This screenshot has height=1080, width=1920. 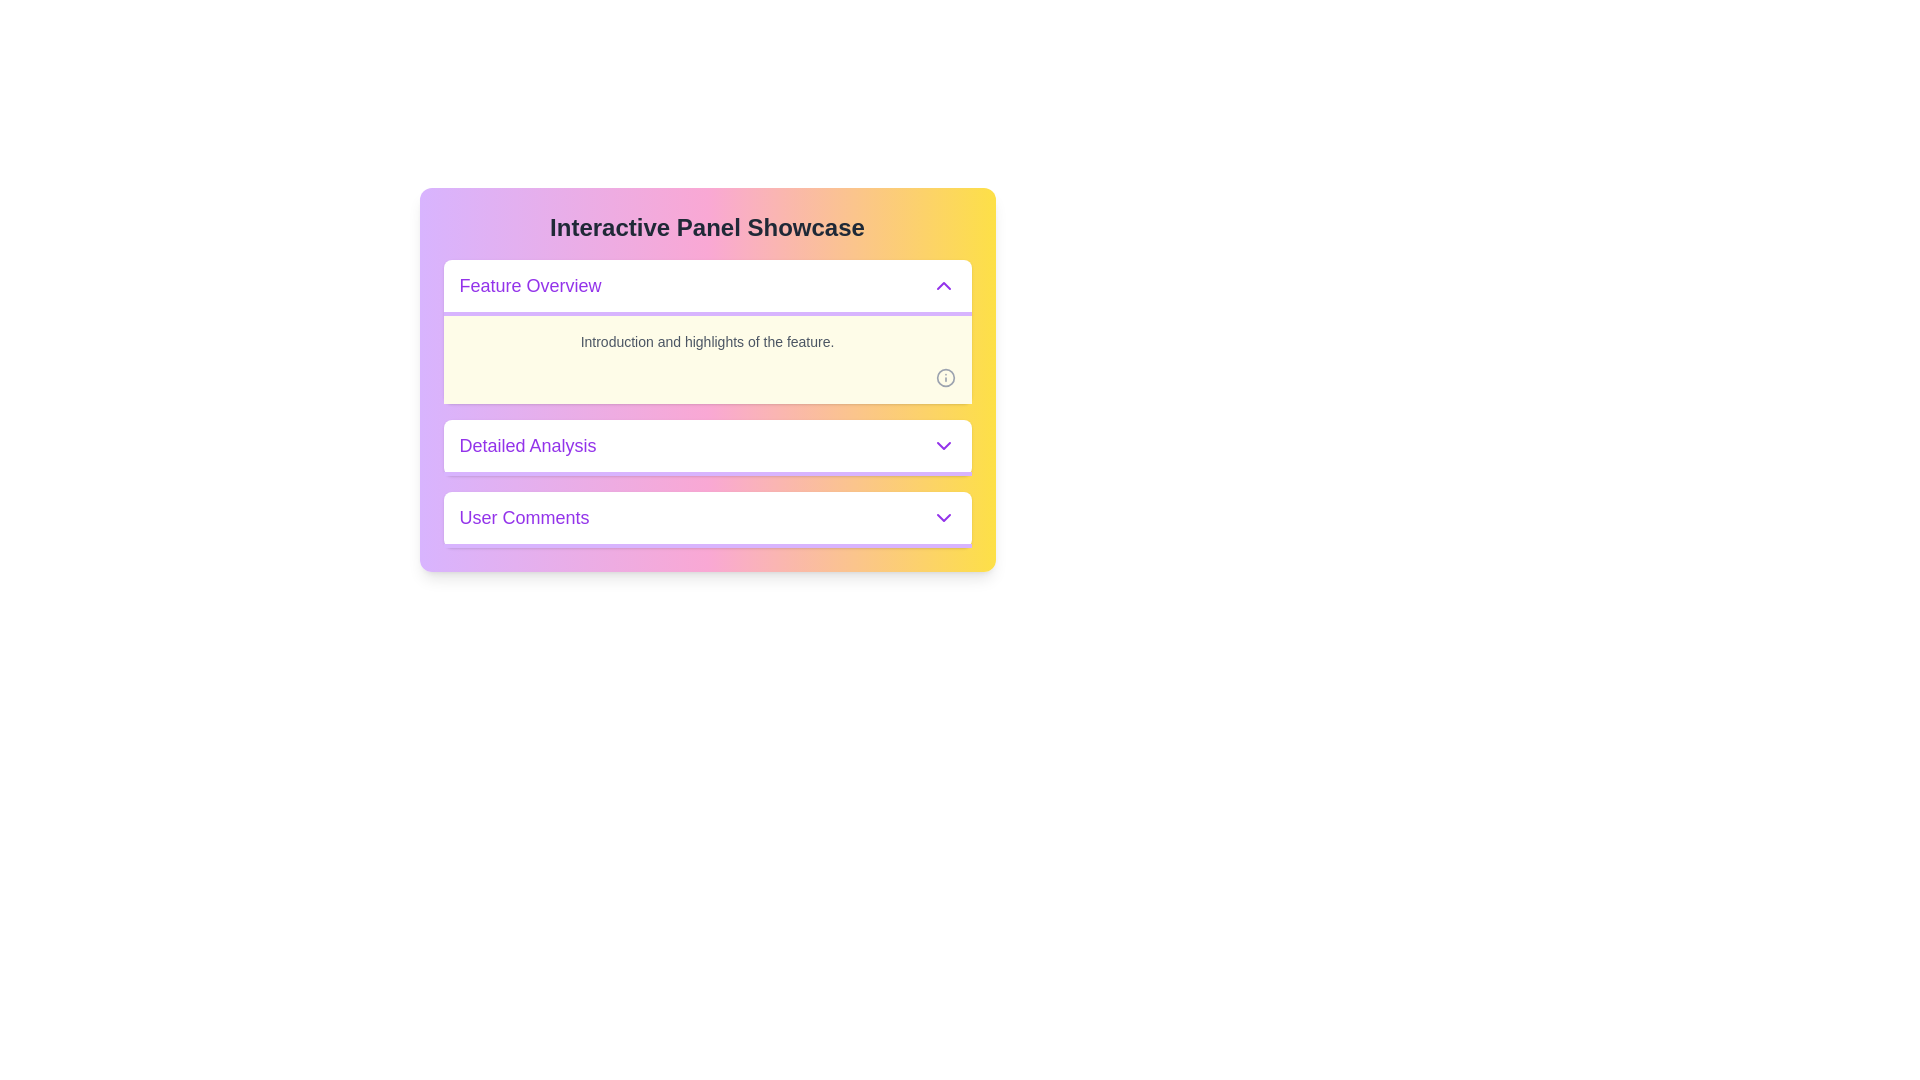 What do you see at coordinates (942, 516) in the screenshot?
I see `the downward-facing chevron icon located to the right of the 'User Comments' text` at bounding box center [942, 516].